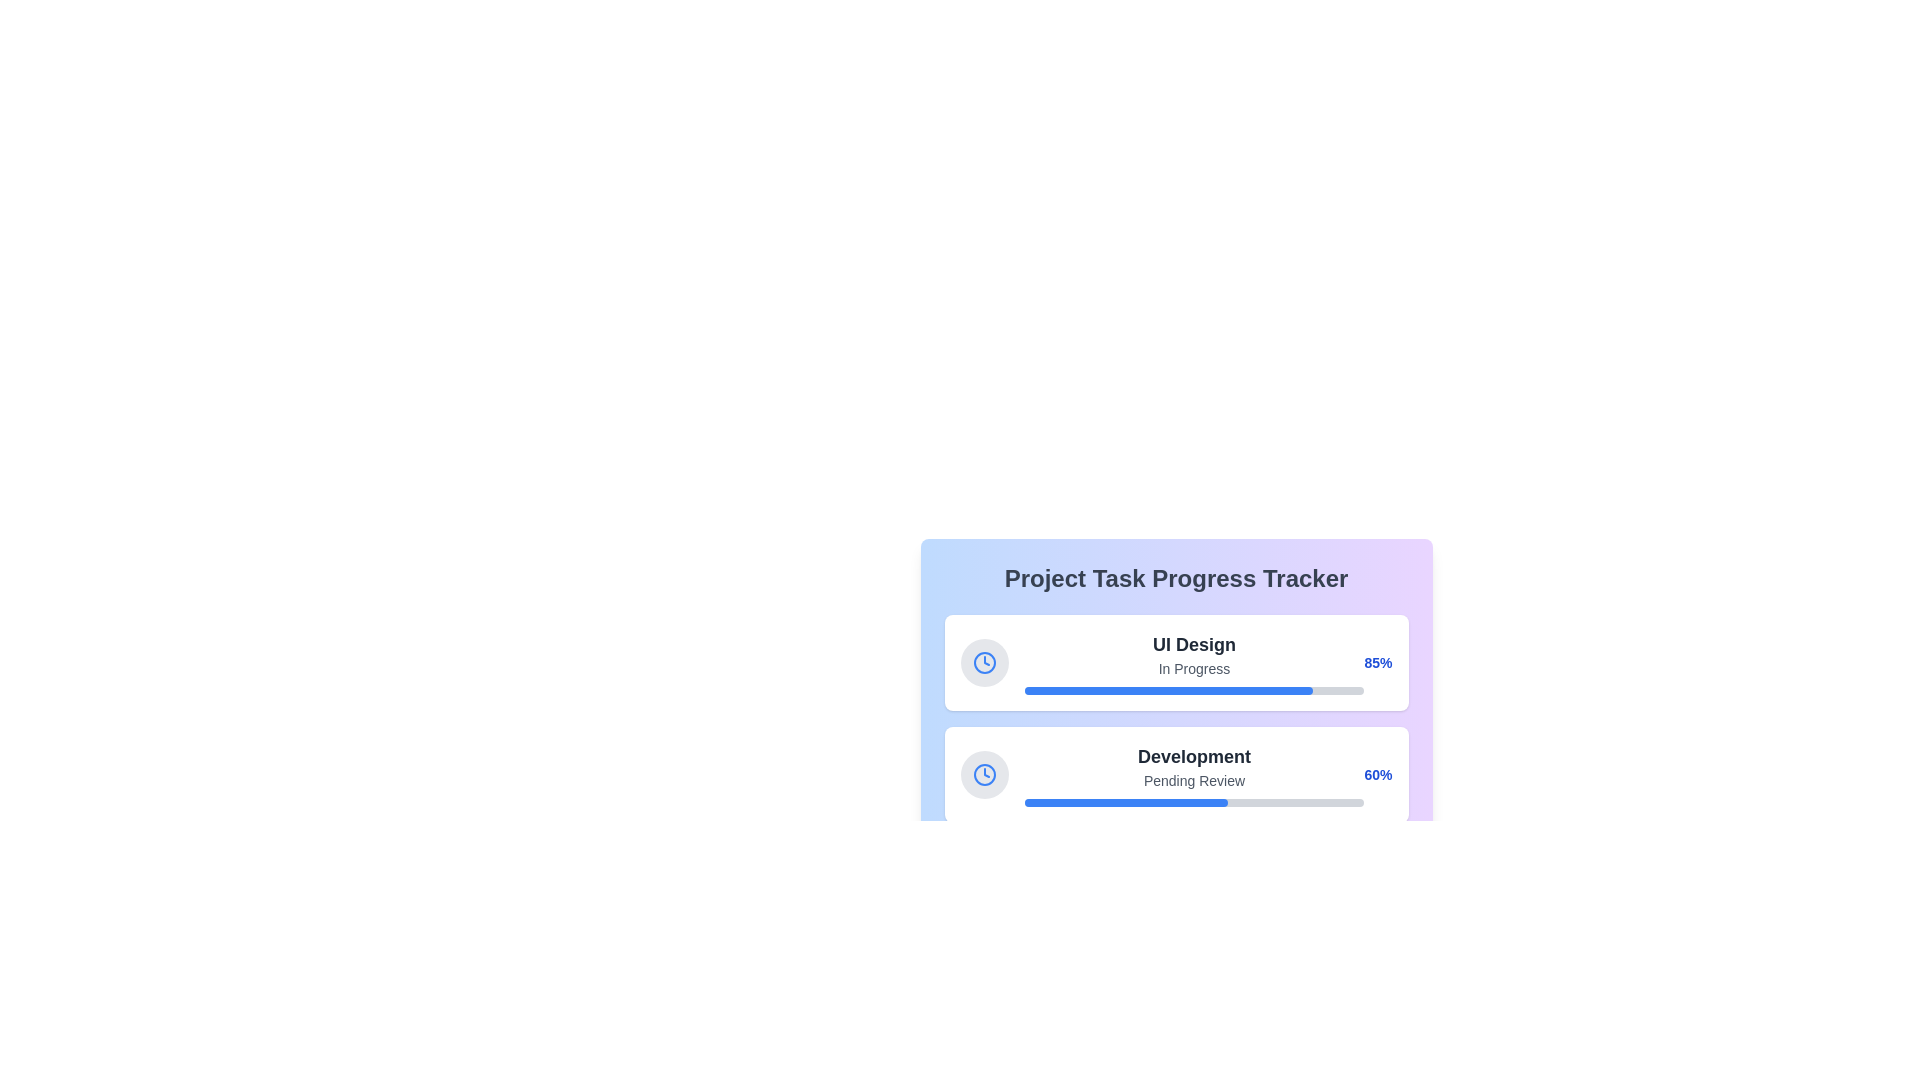 The width and height of the screenshot is (1920, 1080). What do you see at coordinates (1194, 668) in the screenshot?
I see `the text label displaying 'In Progress' located beneath the primary label 'UI Design' in the progress tracker card` at bounding box center [1194, 668].